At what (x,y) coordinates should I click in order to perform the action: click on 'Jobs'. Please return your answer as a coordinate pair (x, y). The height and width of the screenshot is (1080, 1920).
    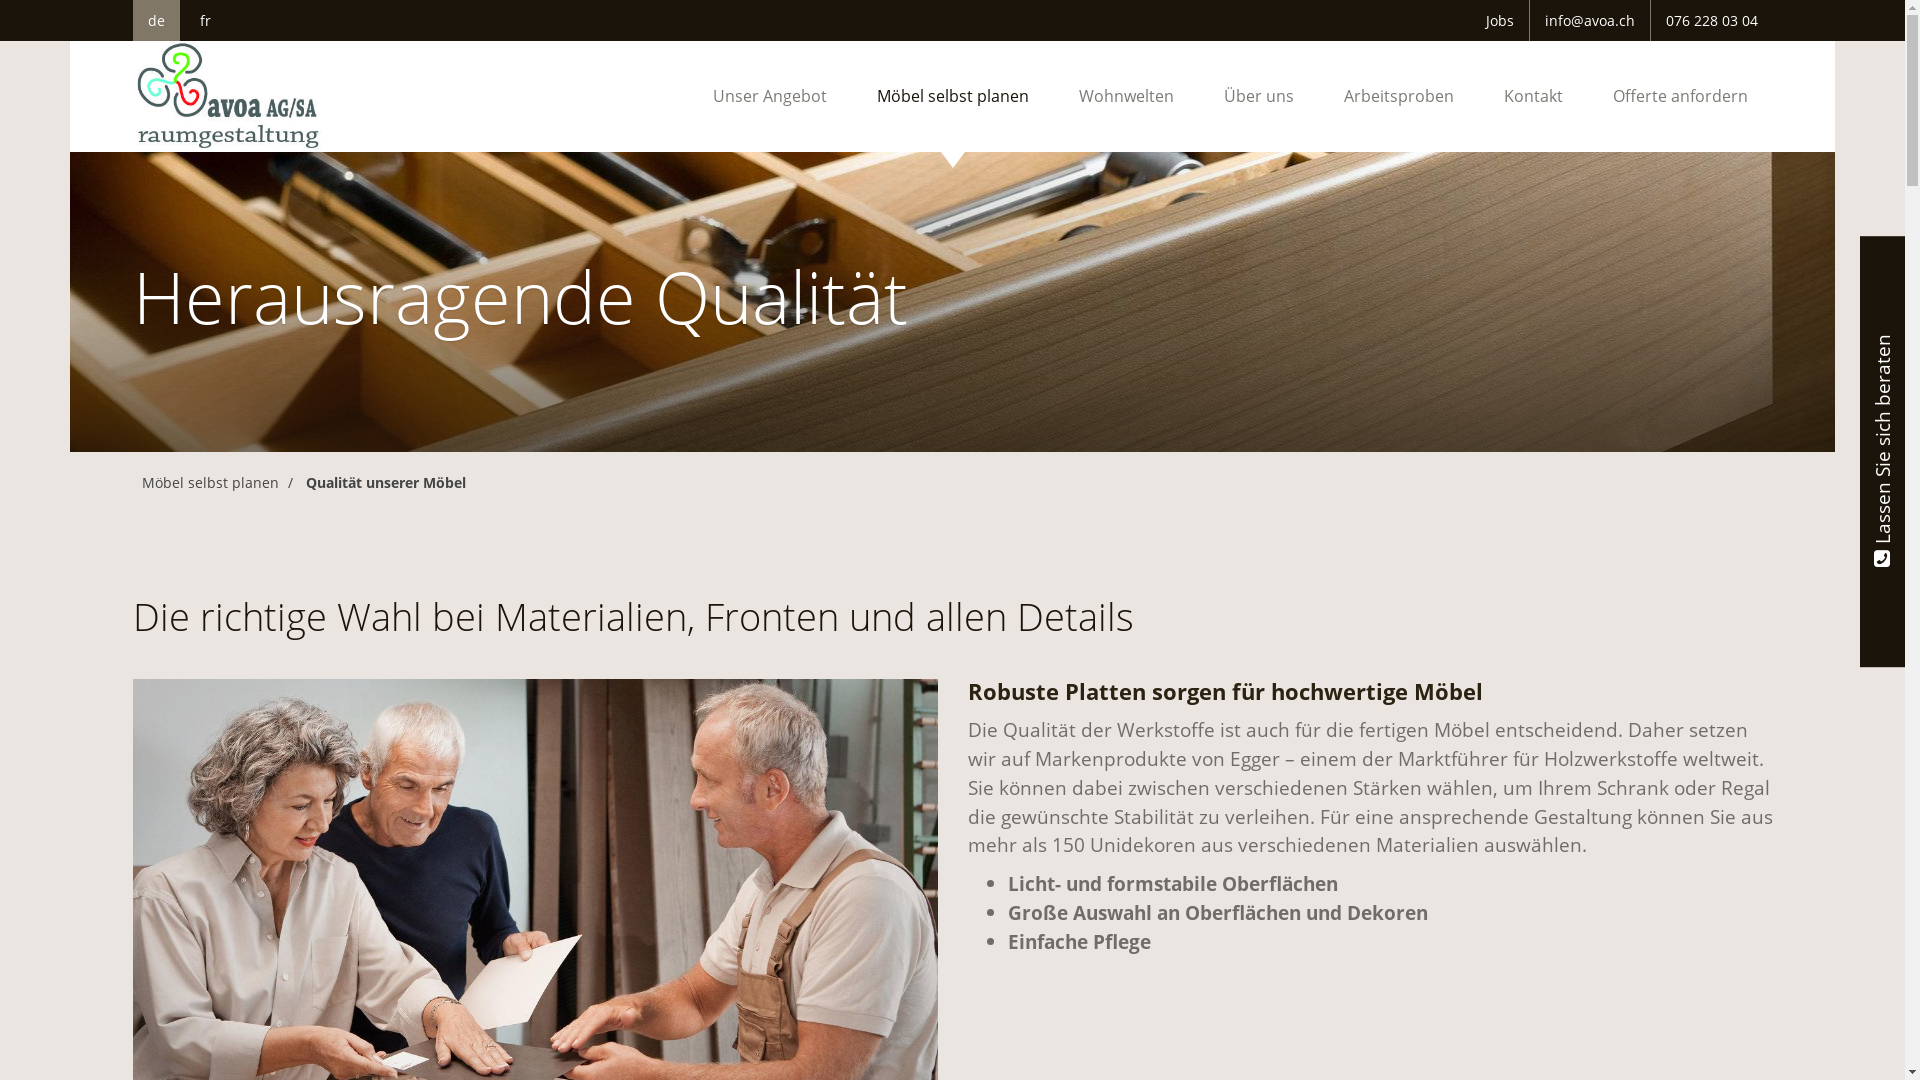
    Looking at the image, I should click on (1499, 20).